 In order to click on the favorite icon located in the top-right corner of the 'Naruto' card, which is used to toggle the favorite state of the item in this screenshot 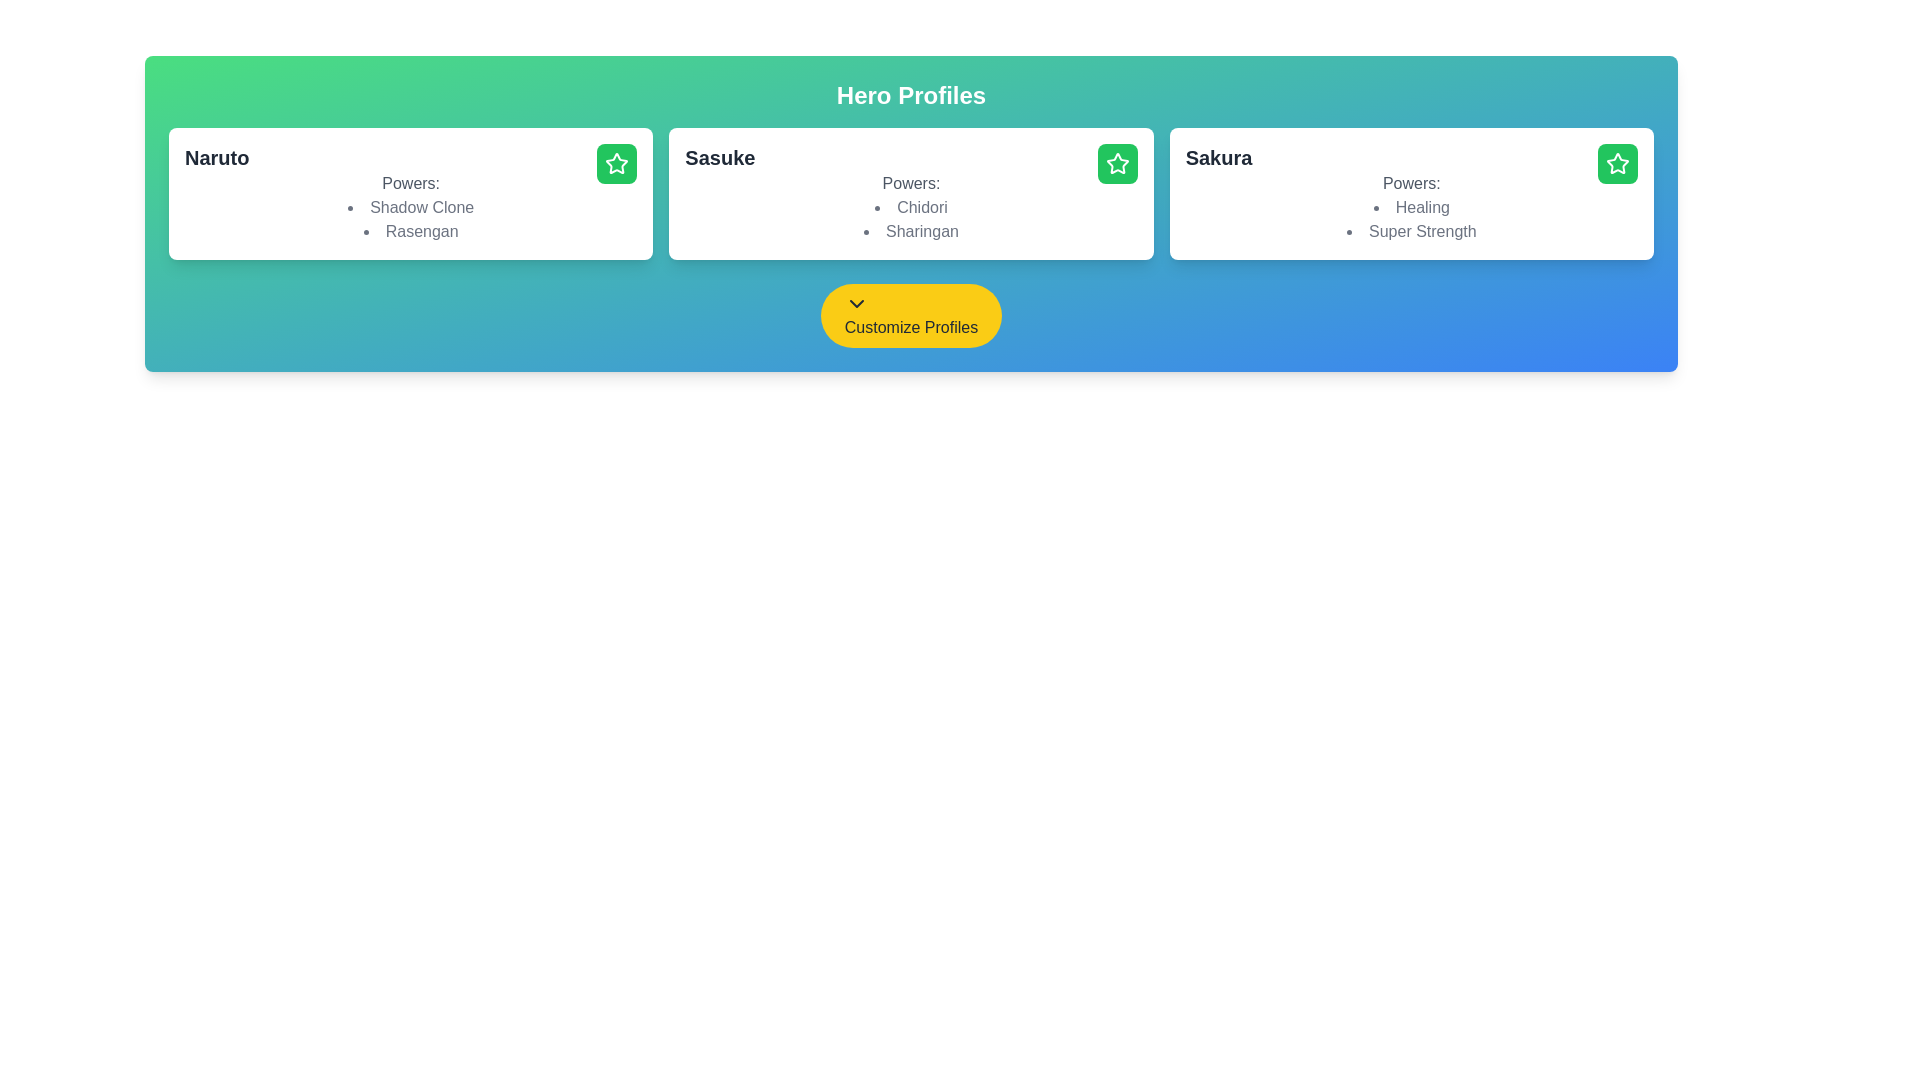, I will do `click(616, 163)`.